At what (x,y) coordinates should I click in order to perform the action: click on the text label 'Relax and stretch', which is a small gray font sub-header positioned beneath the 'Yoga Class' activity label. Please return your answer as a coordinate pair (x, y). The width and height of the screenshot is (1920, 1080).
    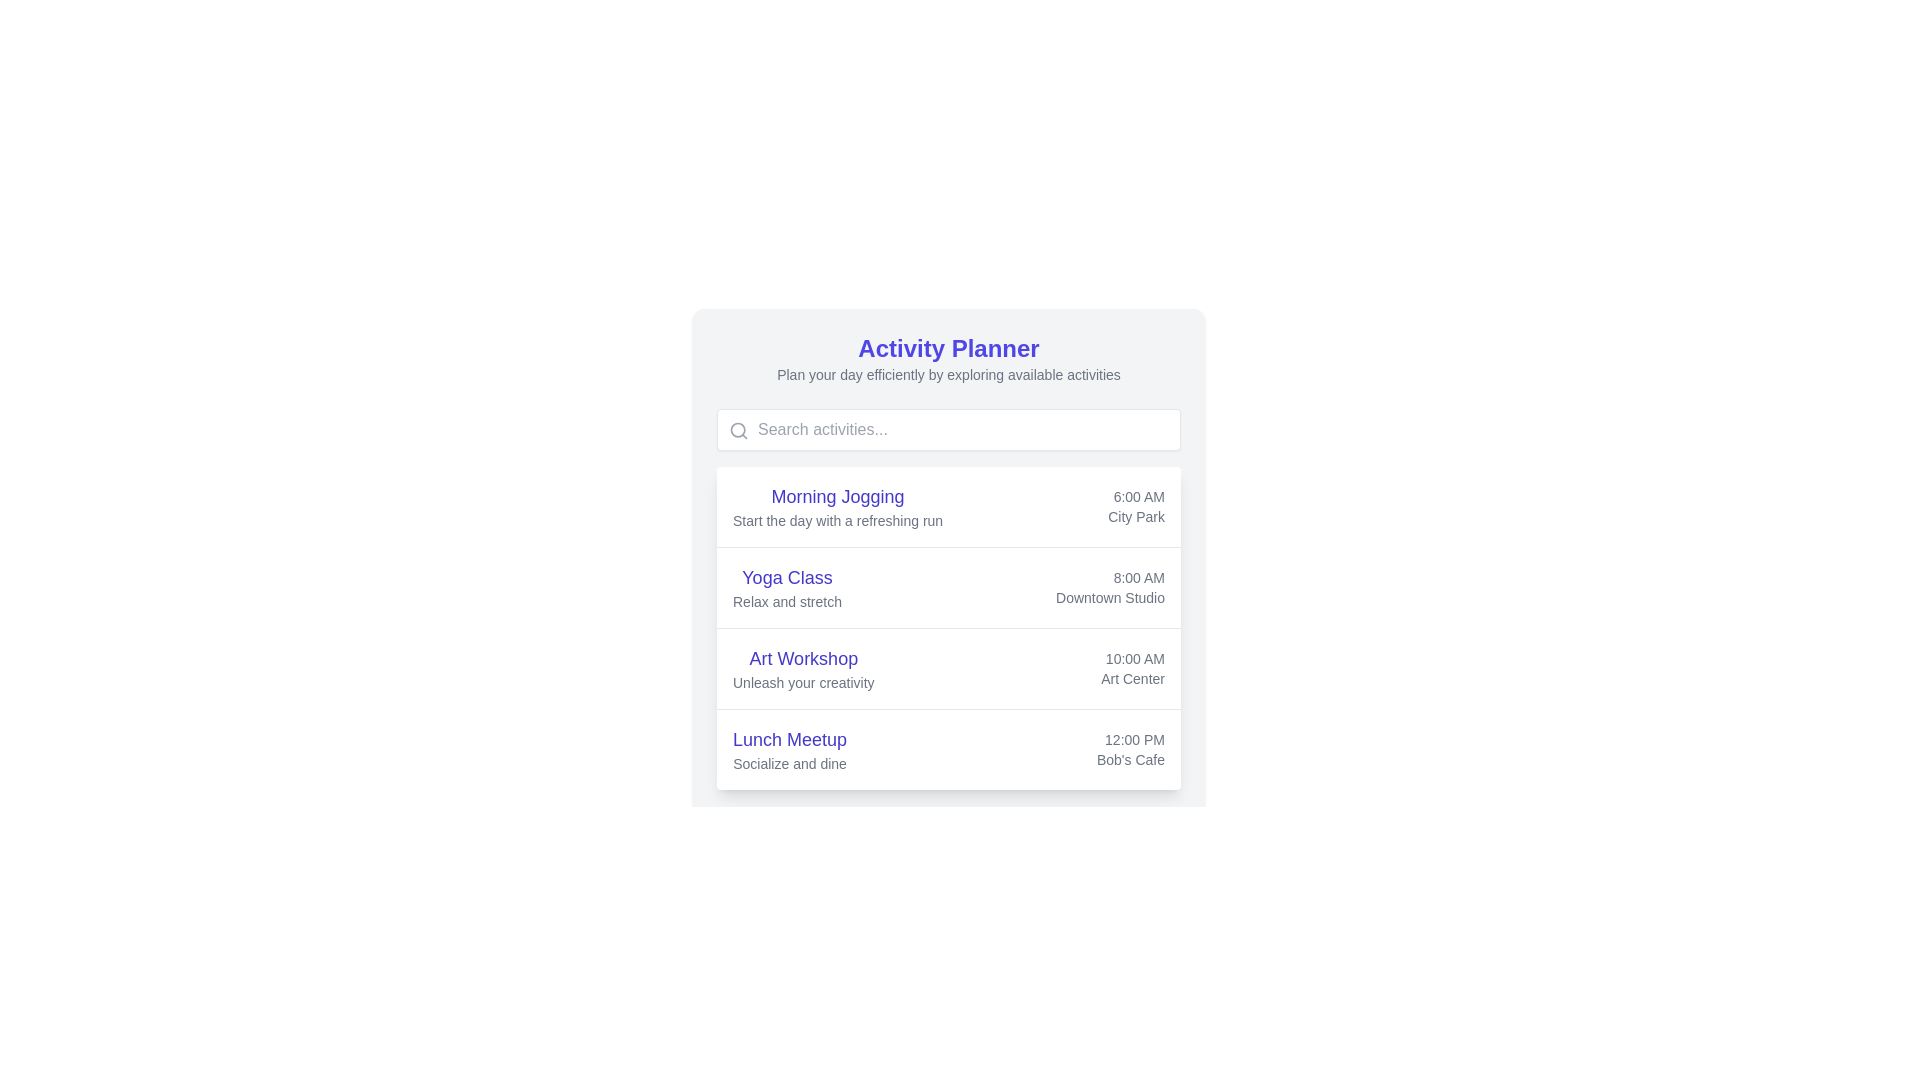
    Looking at the image, I should click on (786, 600).